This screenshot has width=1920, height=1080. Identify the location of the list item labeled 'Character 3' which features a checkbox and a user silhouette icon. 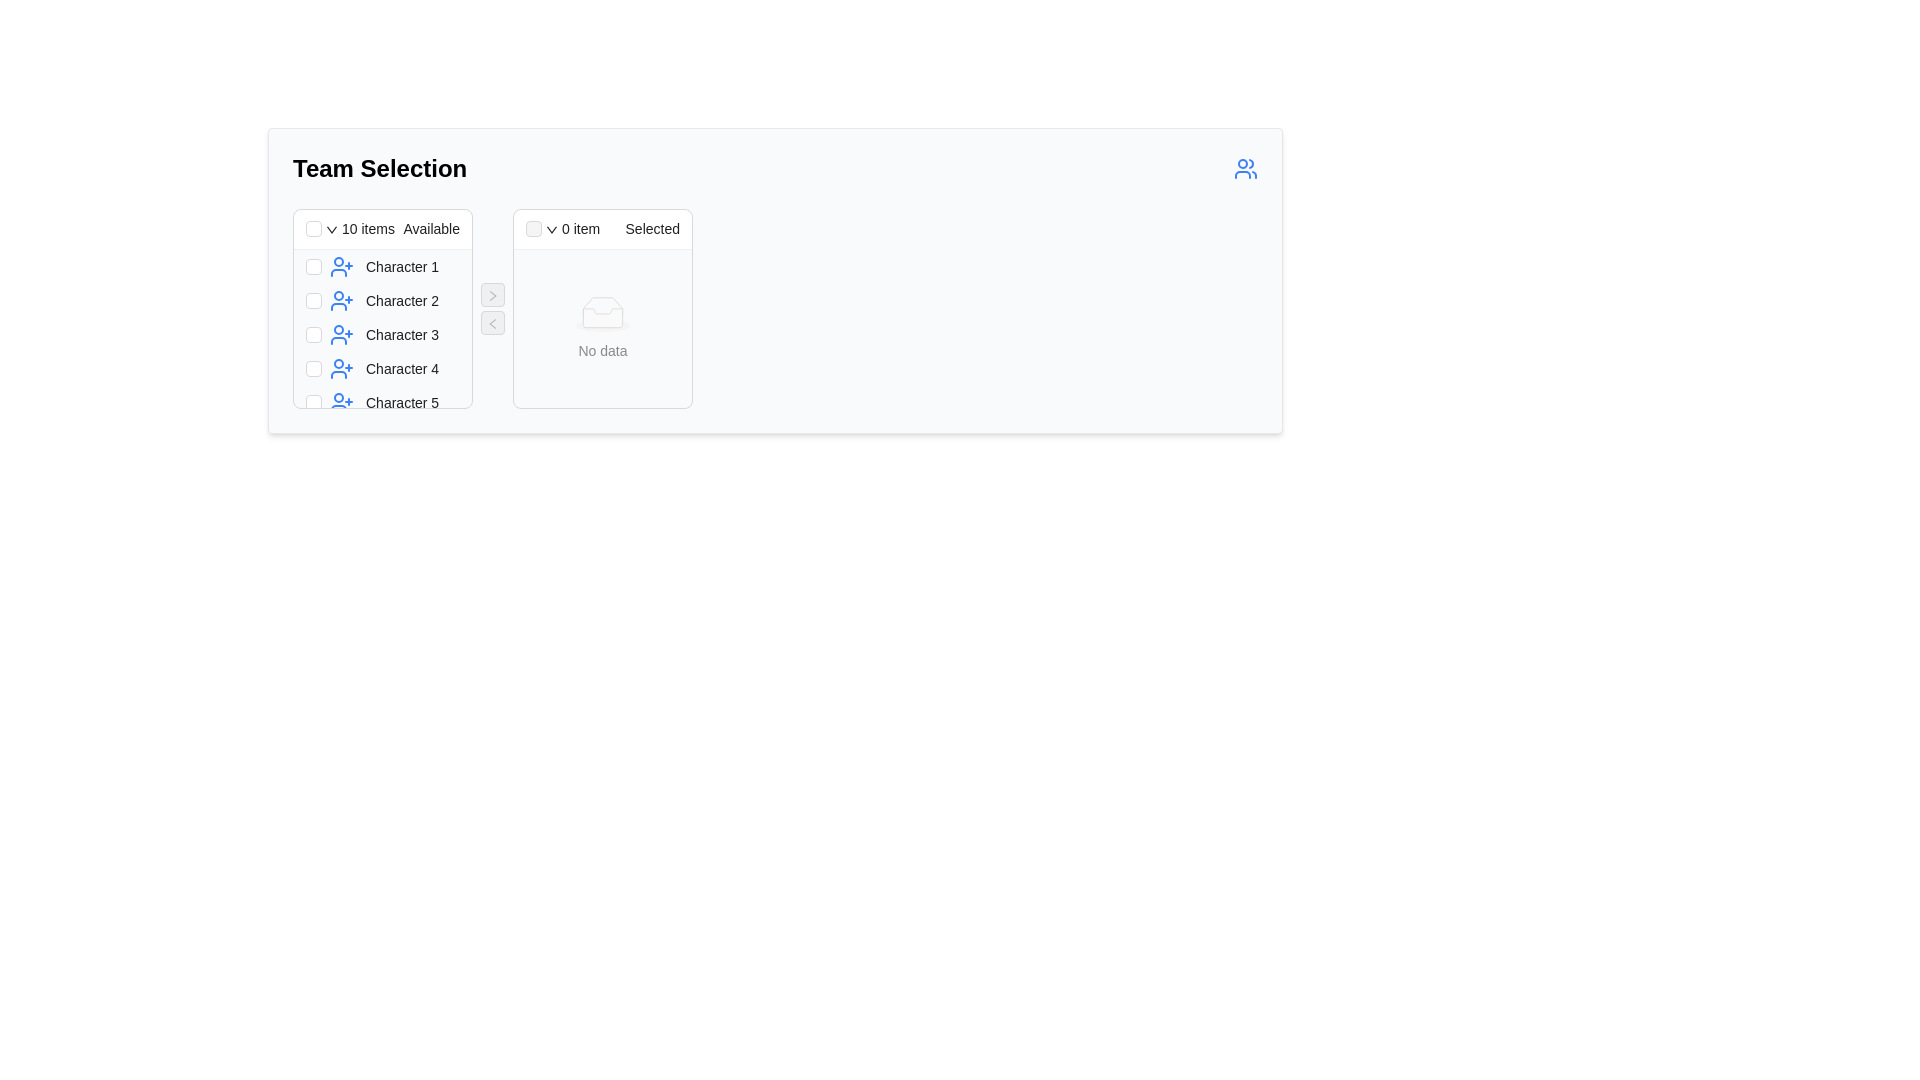
(383, 334).